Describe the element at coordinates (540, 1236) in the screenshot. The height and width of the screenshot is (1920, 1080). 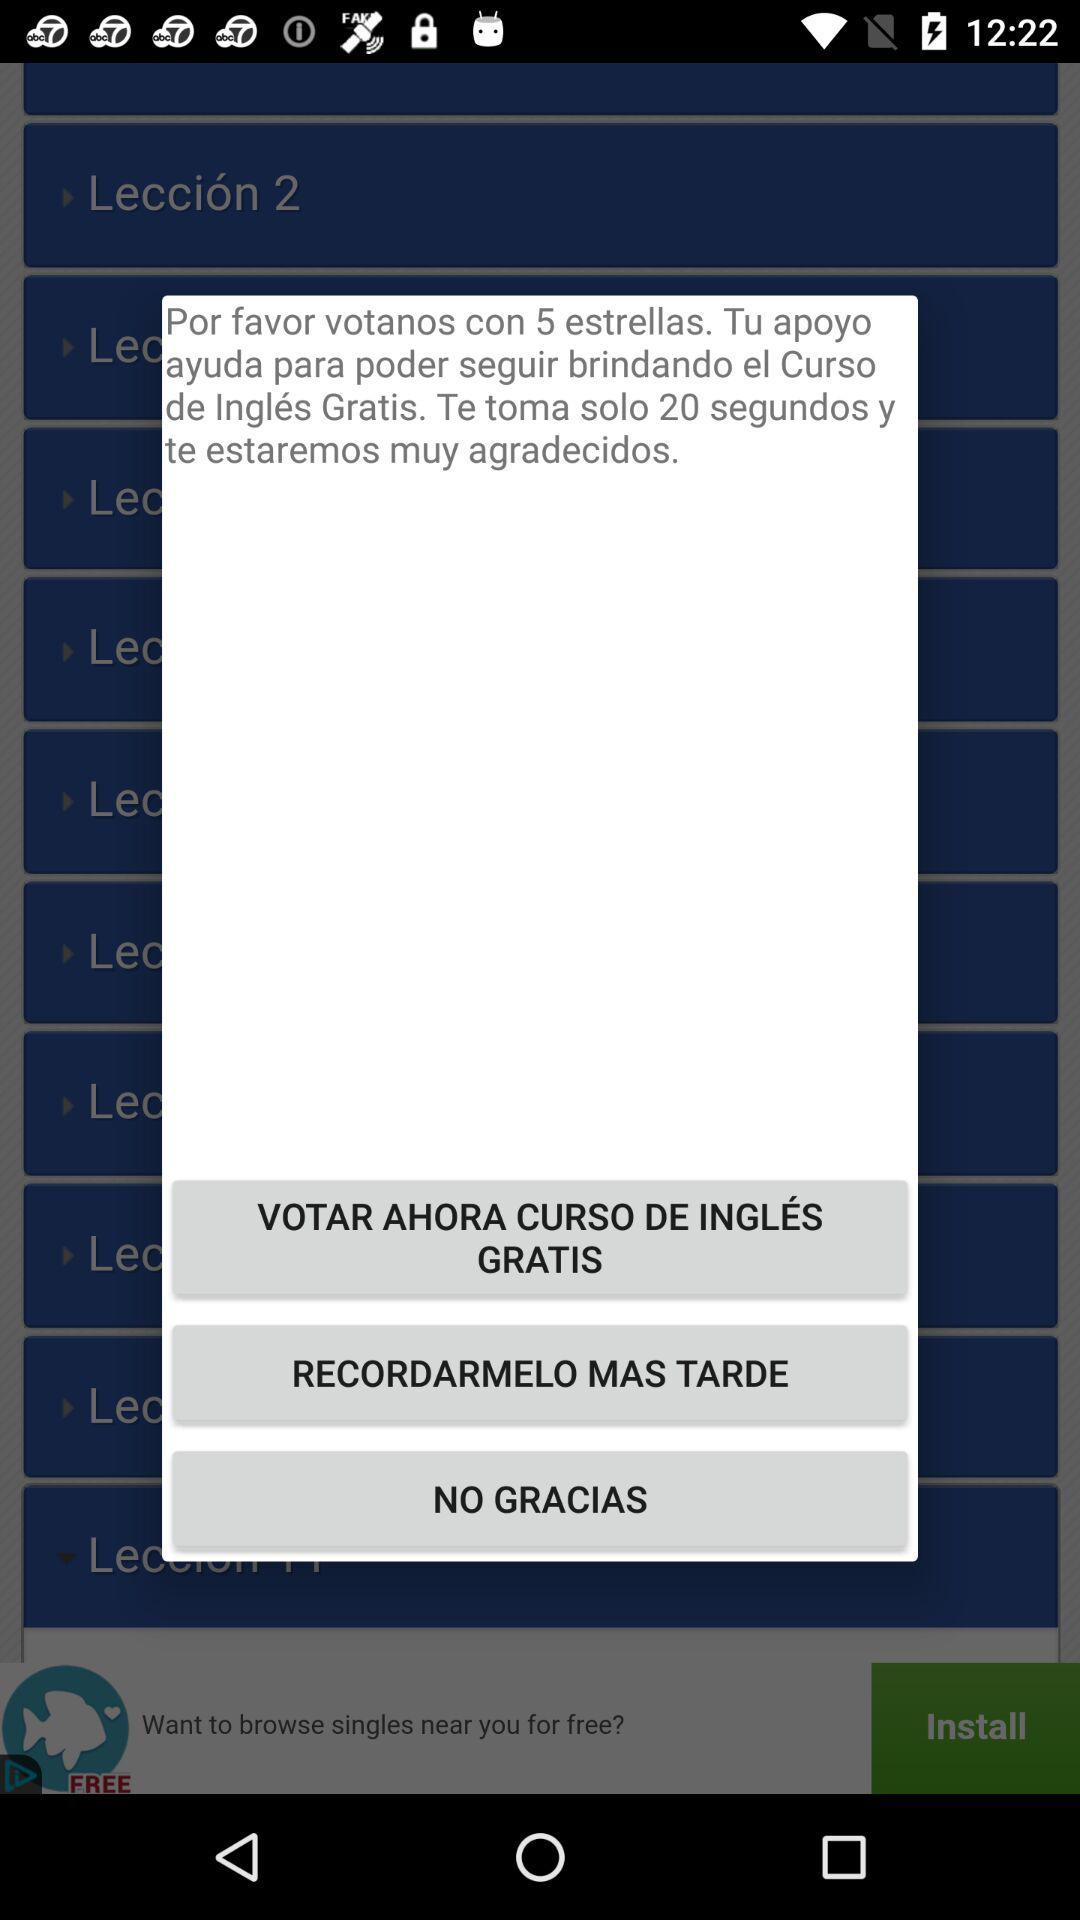
I see `the votar ahora curso icon` at that location.